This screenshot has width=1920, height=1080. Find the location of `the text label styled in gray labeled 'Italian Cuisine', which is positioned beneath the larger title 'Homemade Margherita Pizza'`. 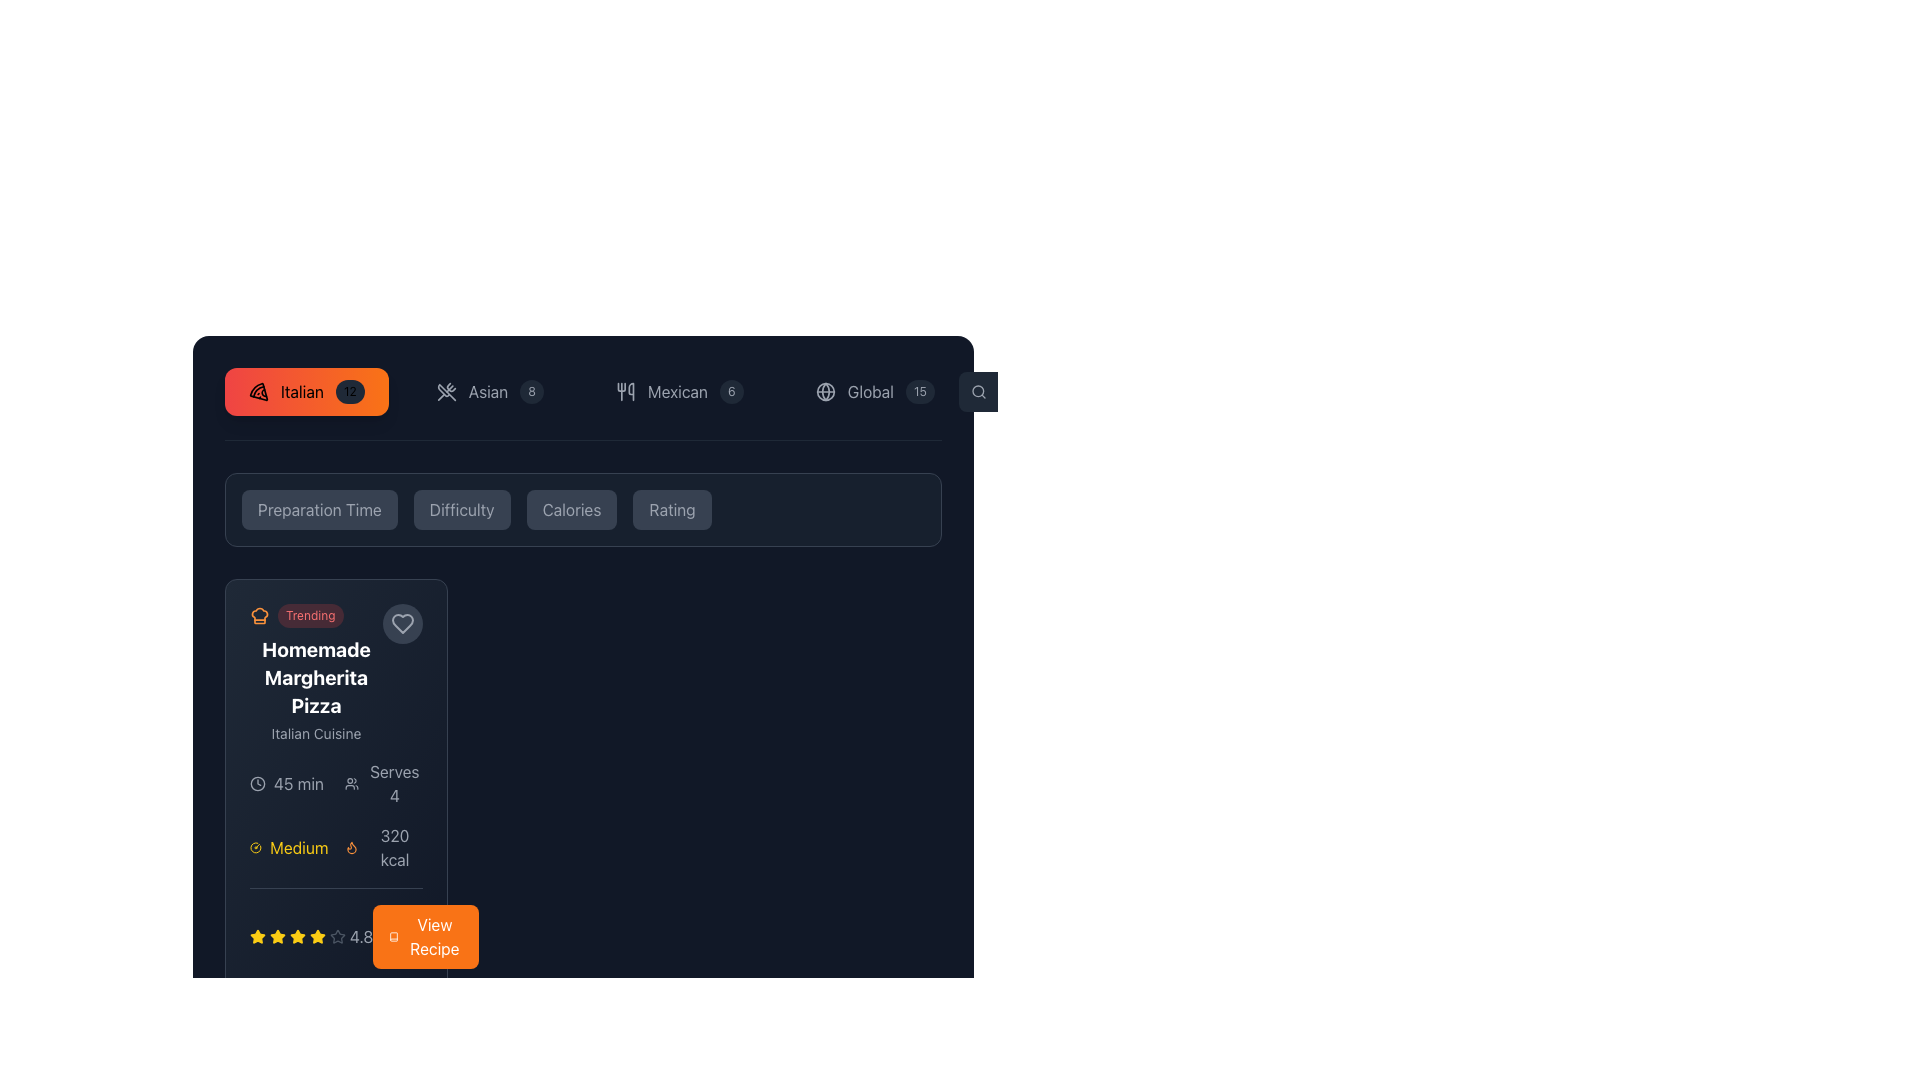

the text label styled in gray labeled 'Italian Cuisine', which is positioned beneath the larger title 'Homemade Margherita Pizza' is located at coordinates (315, 733).